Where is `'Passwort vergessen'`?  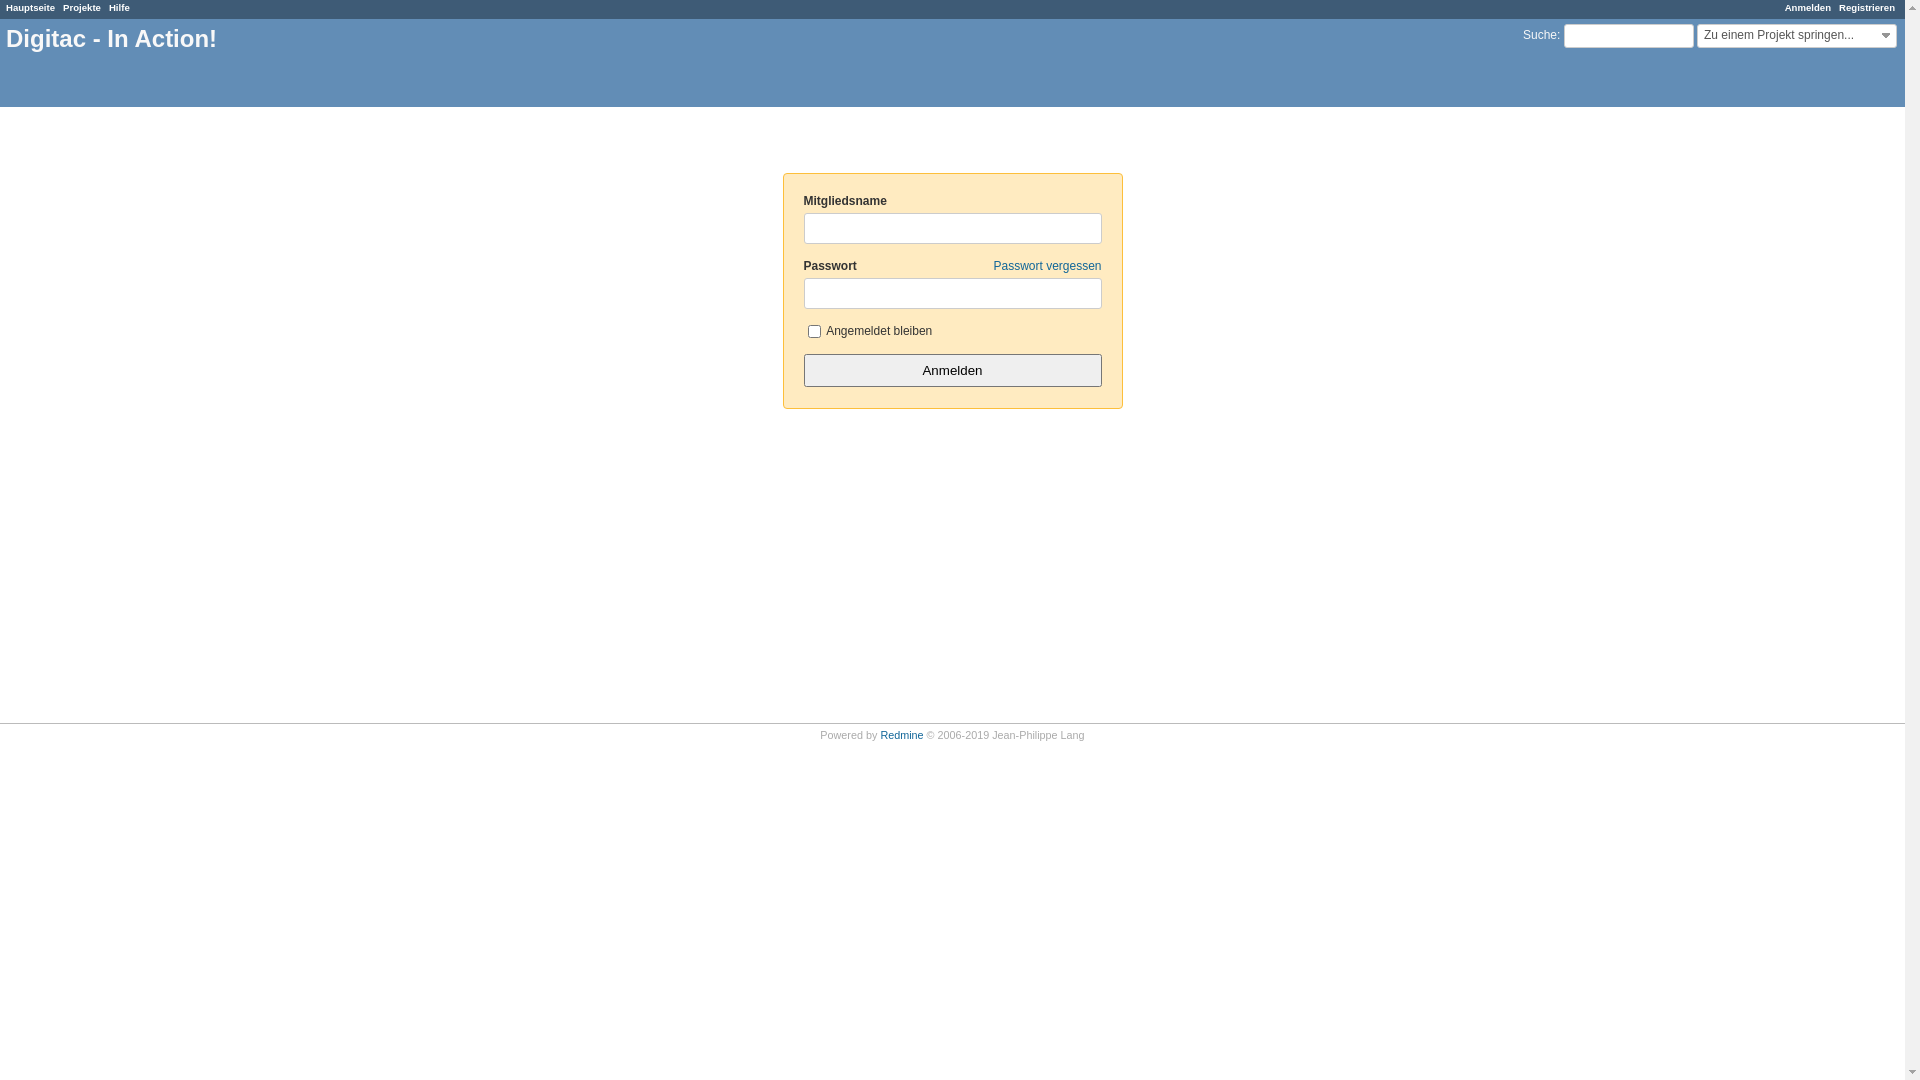 'Passwort vergessen' is located at coordinates (993, 265).